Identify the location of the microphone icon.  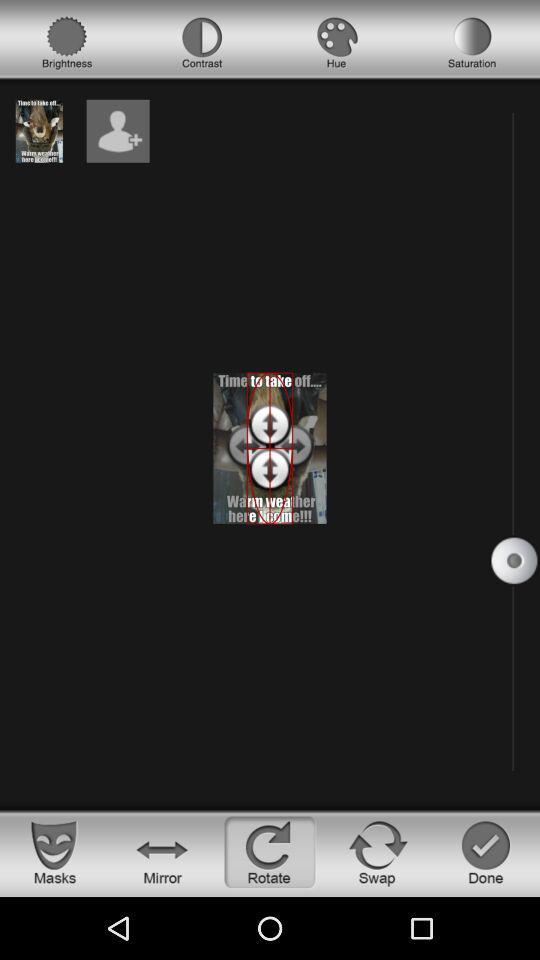
(67, 42).